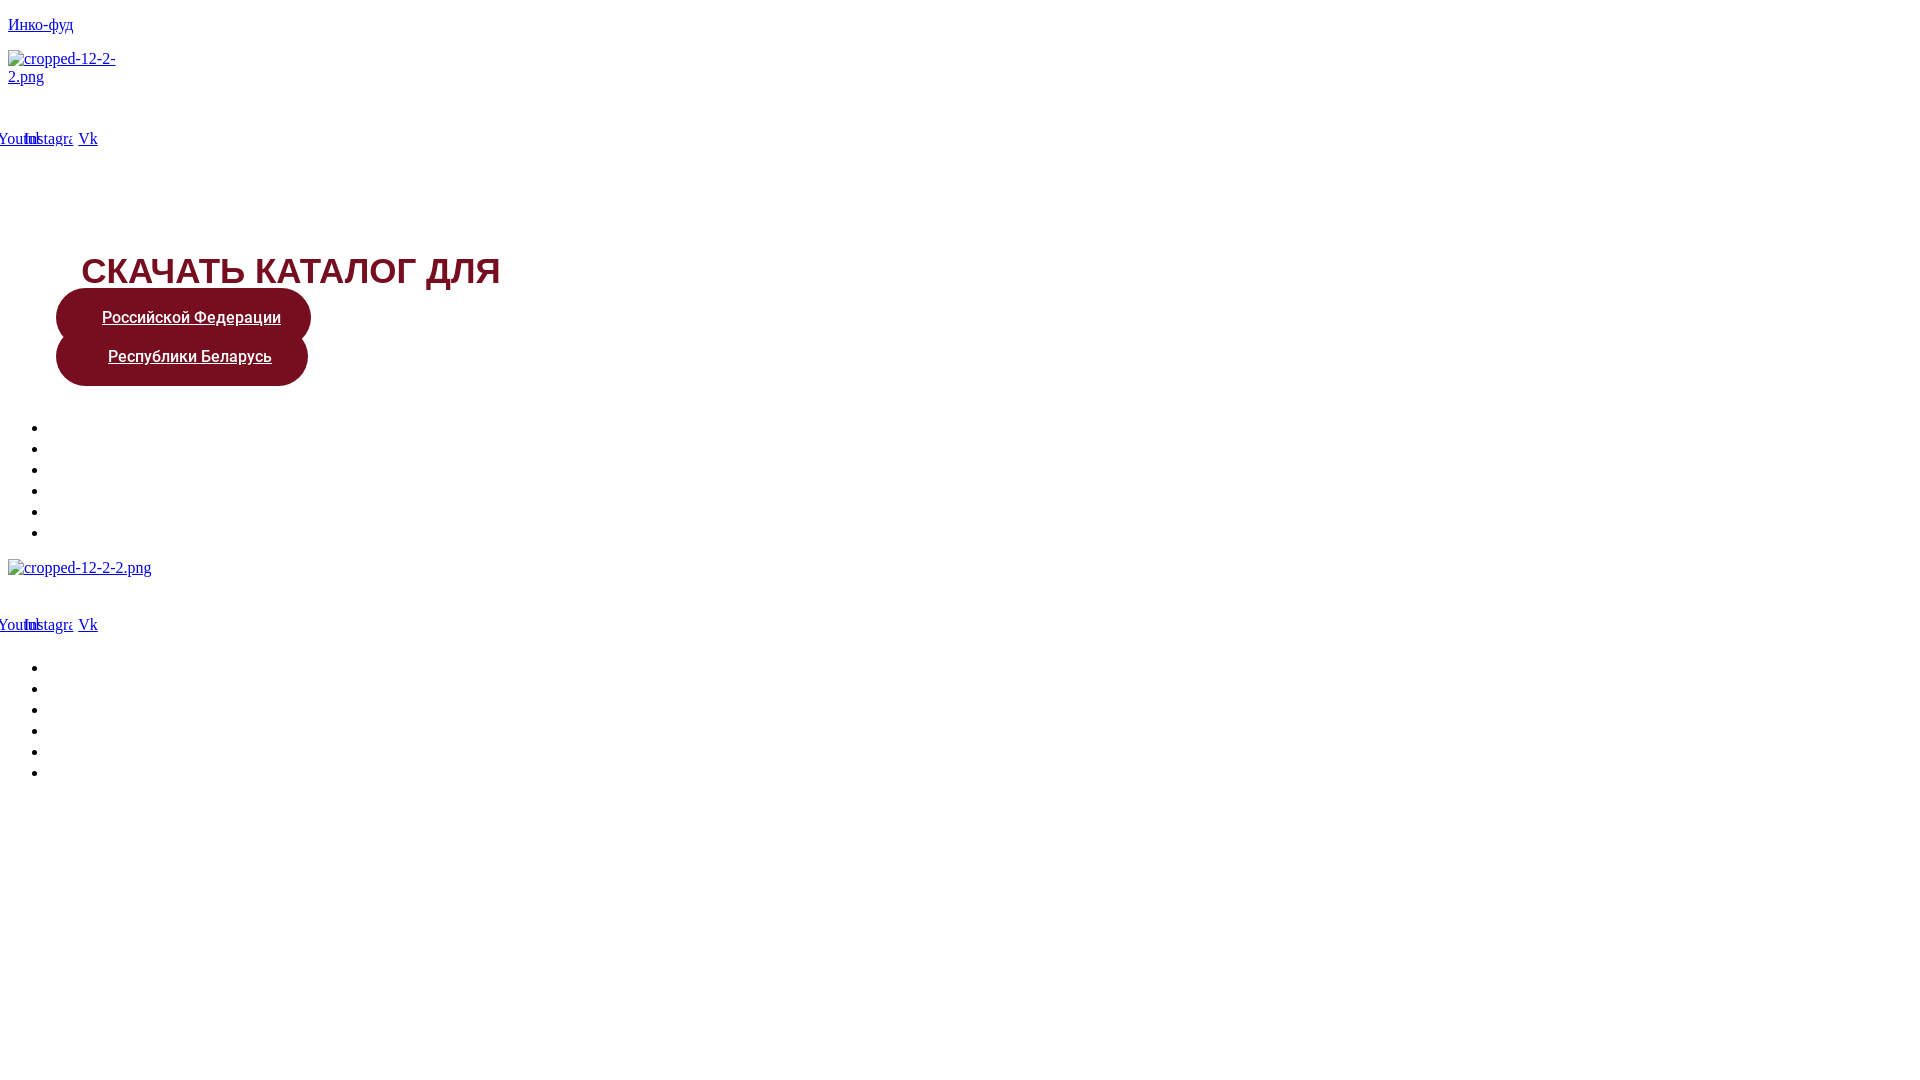 This screenshot has height=1080, width=1920. I want to click on 'Youtube', so click(24, 137).